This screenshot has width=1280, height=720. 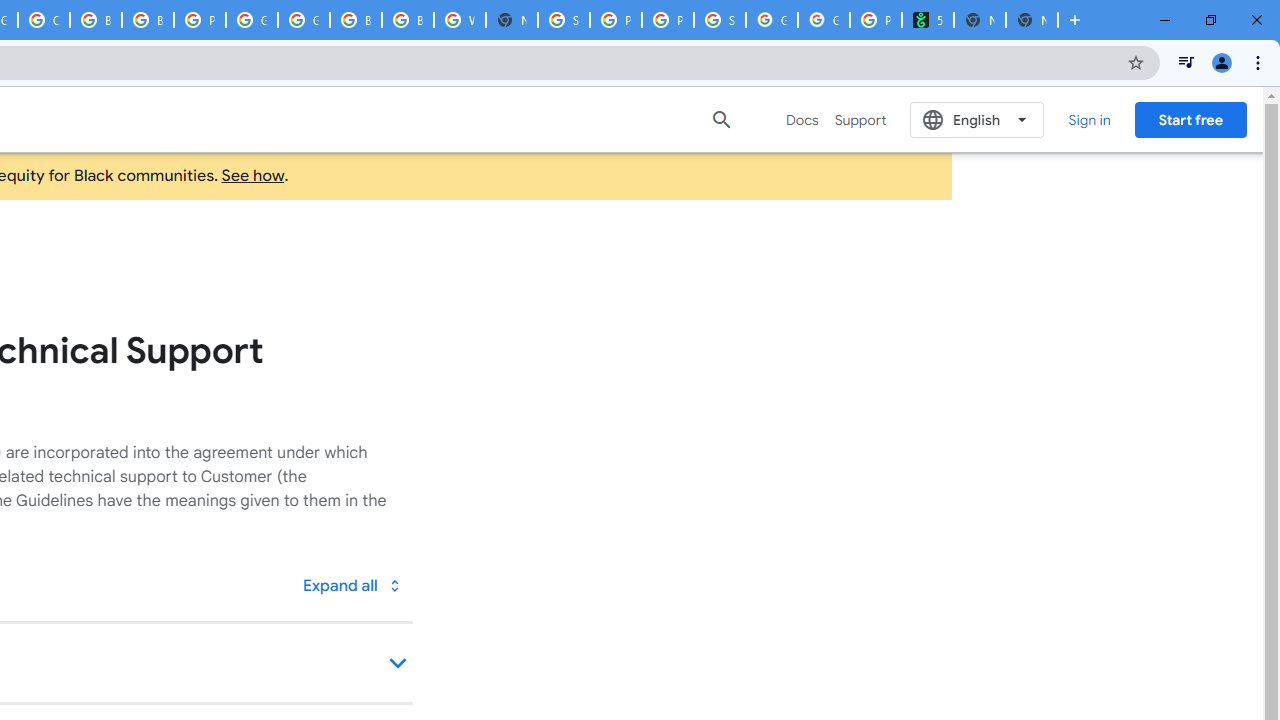 What do you see at coordinates (251, 20) in the screenshot?
I see `'Google Cloud Platform'` at bounding box center [251, 20].